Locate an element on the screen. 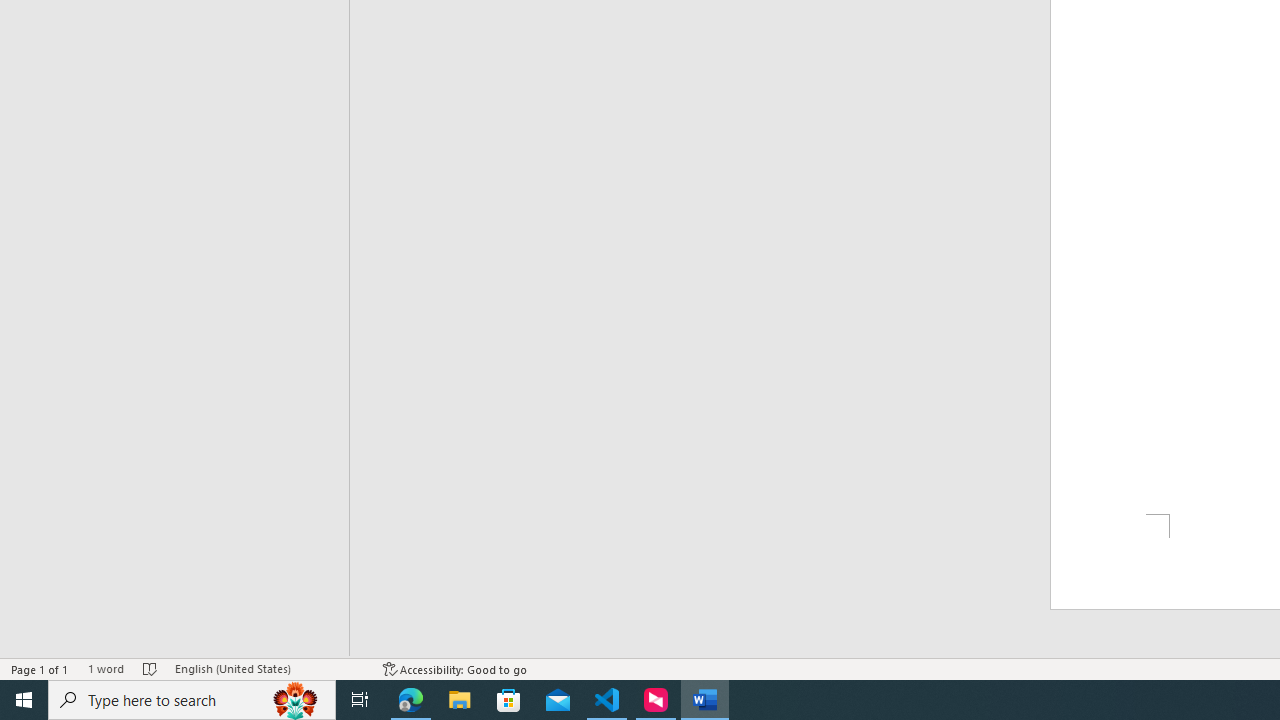 Image resolution: width=1280 pixels, height=720 pixels. 'Spelling and Grammar Check No Errors' is located at coordinates (149, 669).